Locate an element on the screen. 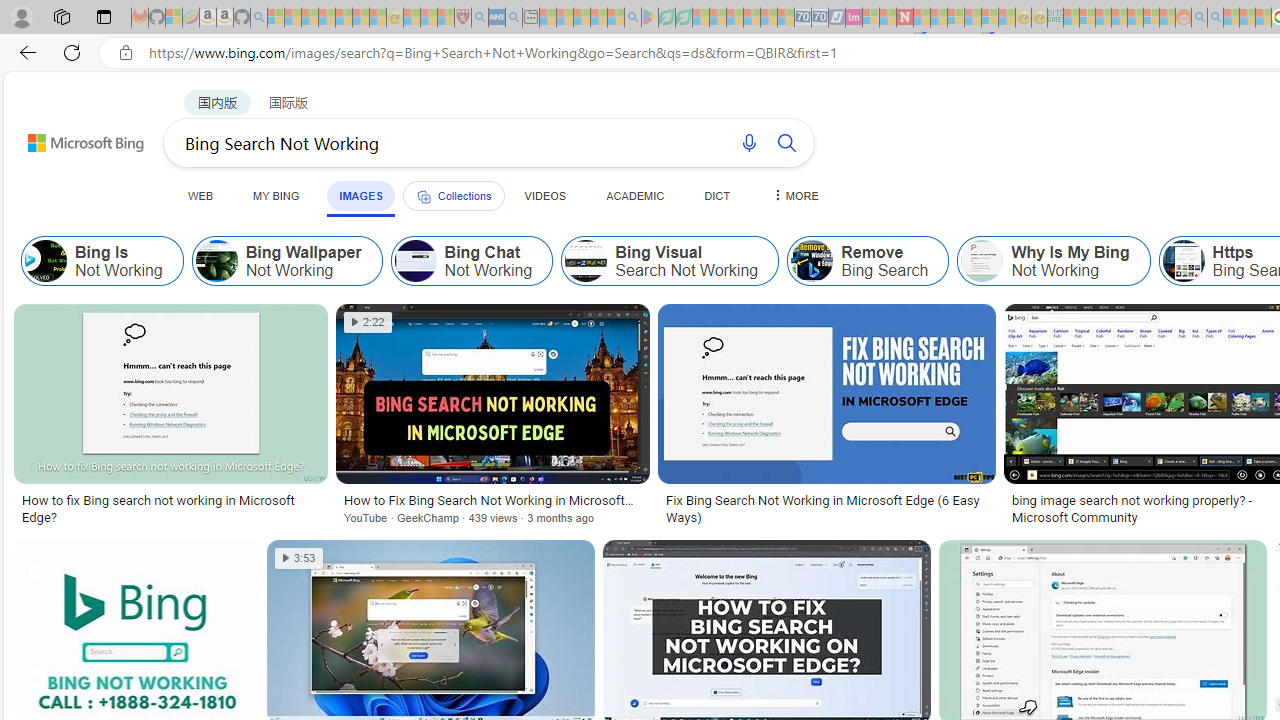 The height and width of the screenshot is (720, 1280). 'Class: item col' is located at coordinates (1053, 260).